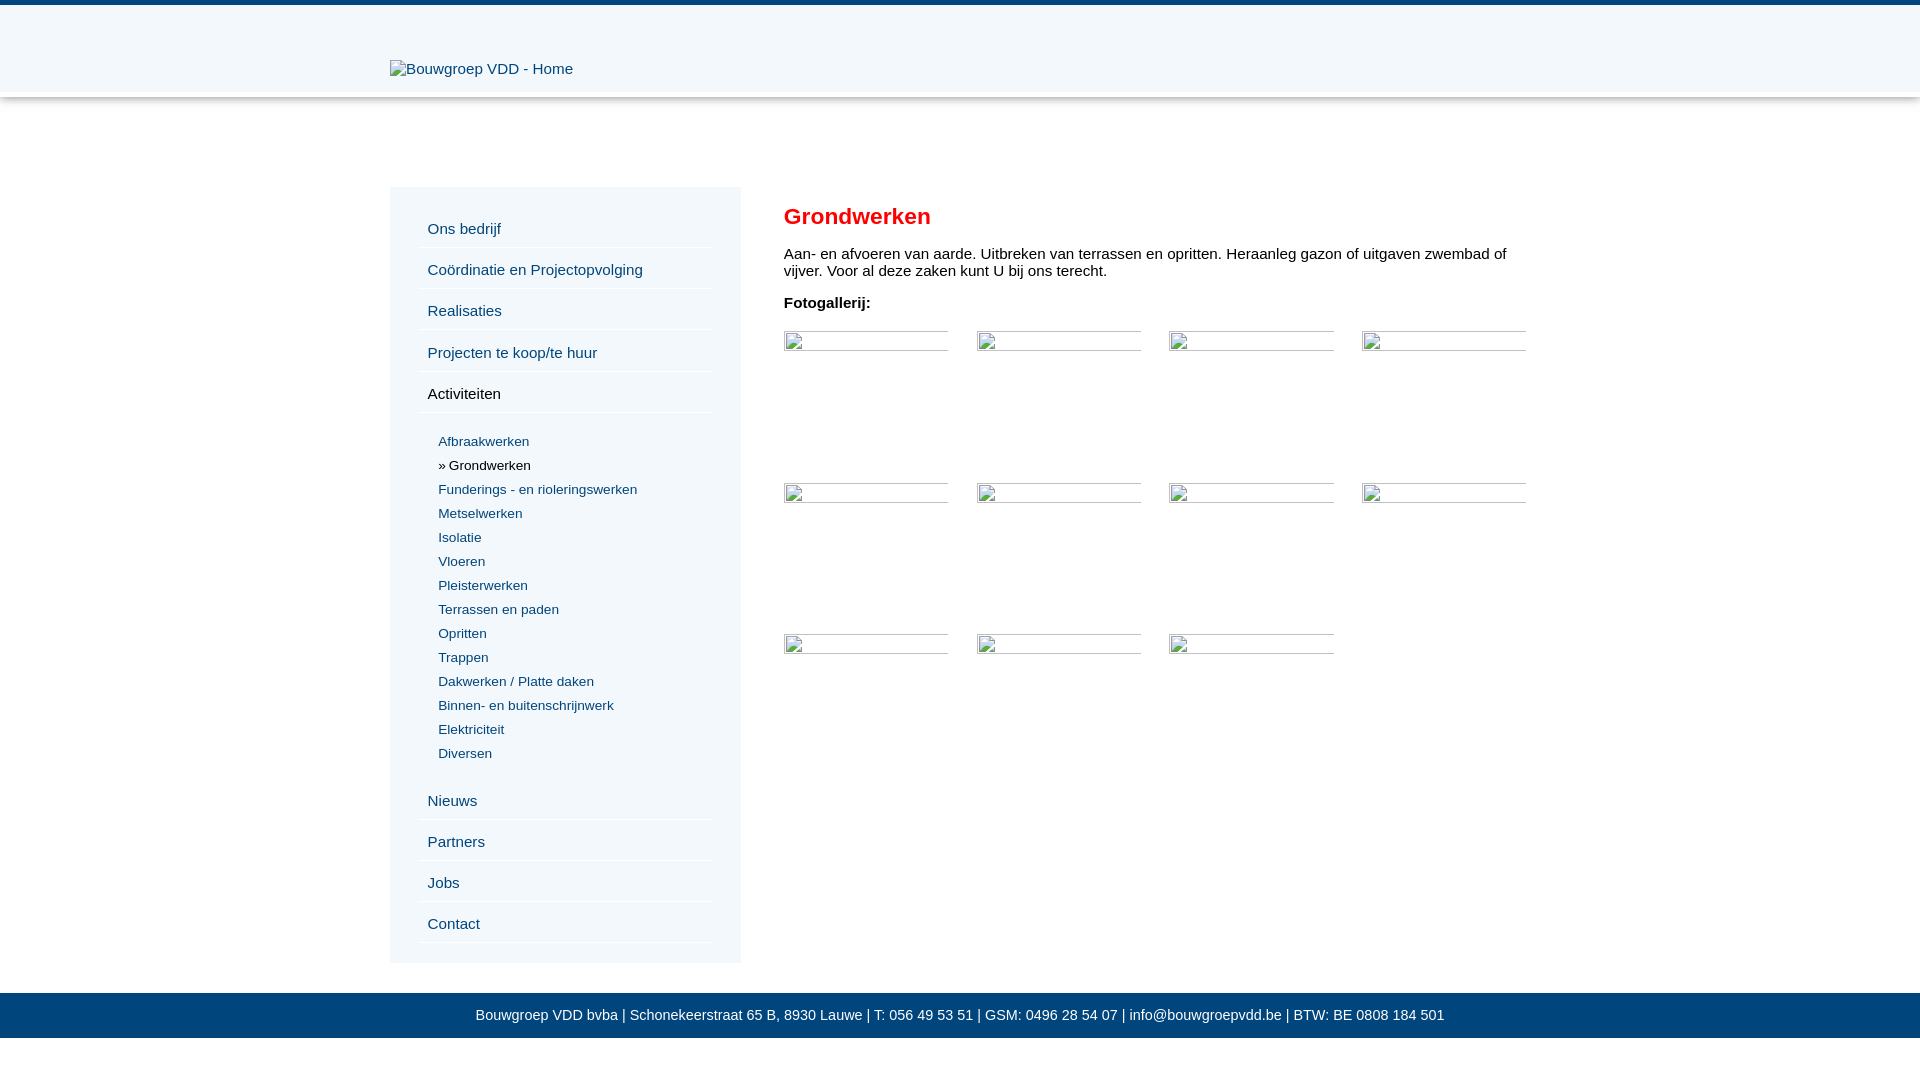 Image resolution: width=1920 pixels, height=1080 pixels. I want to click on 'Grondwerken', so click(782, 496).